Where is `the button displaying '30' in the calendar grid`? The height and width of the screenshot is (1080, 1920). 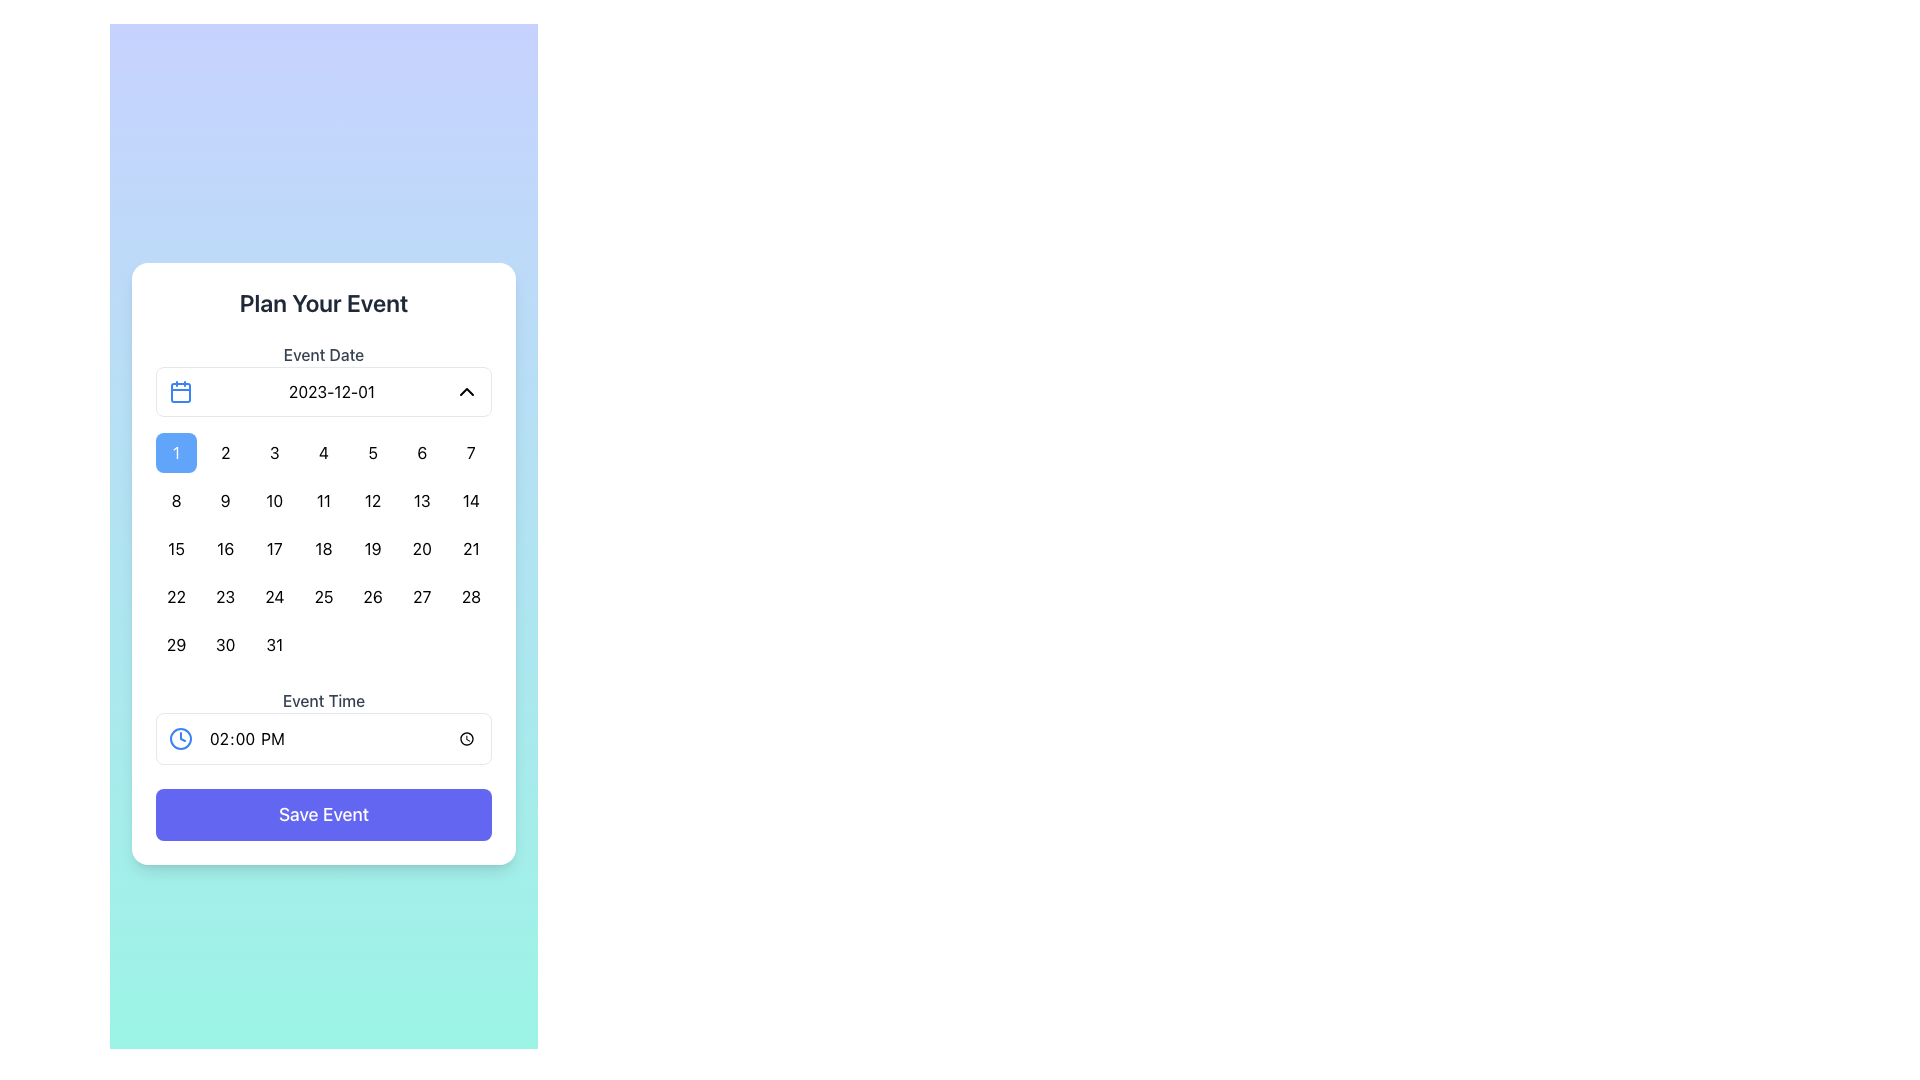
the button displaying '30' in the calendar grid is located at coordinates (225, 644).